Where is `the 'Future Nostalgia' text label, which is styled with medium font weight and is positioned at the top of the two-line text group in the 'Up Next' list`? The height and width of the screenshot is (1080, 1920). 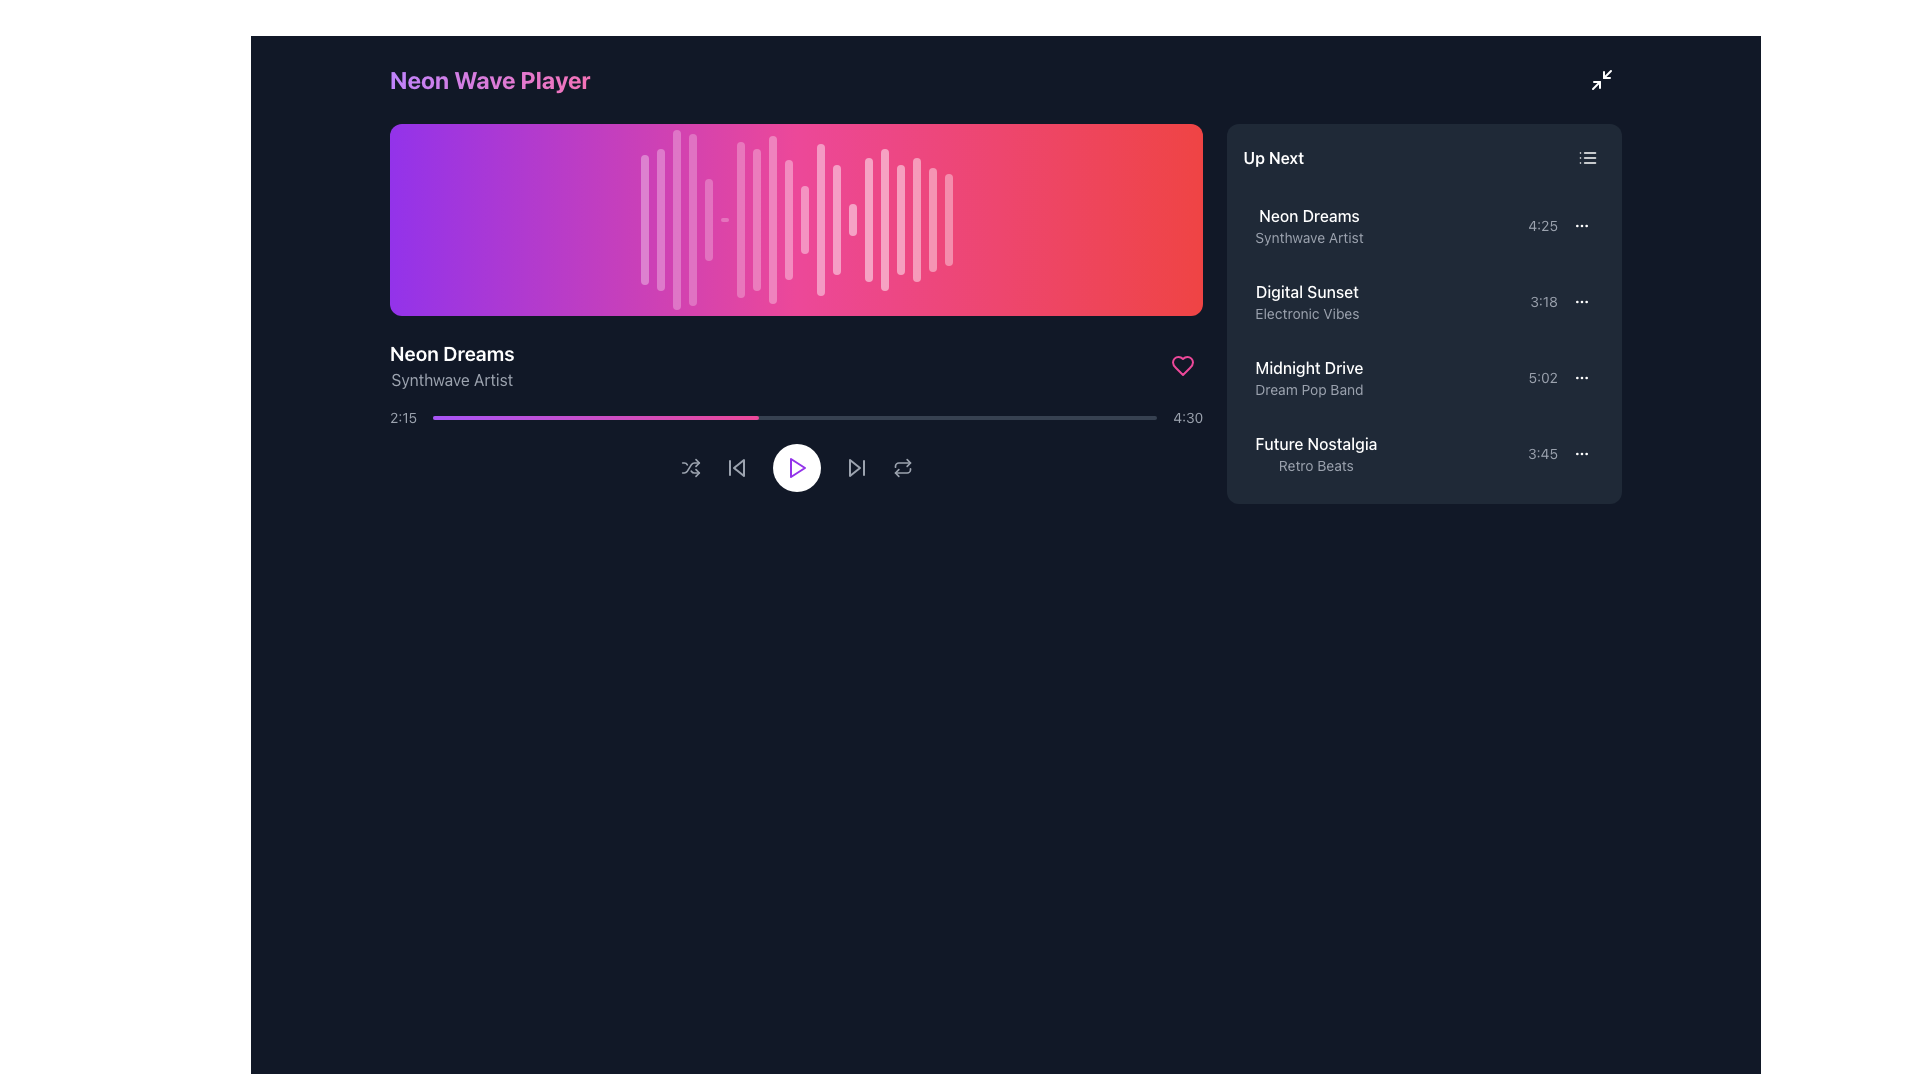 the 'Future Nostalgia' text label, which is styled with medium font weight and is positioned at the top of the two-line text group in the 'Up Next' list is located at coordinates (1316, 442).